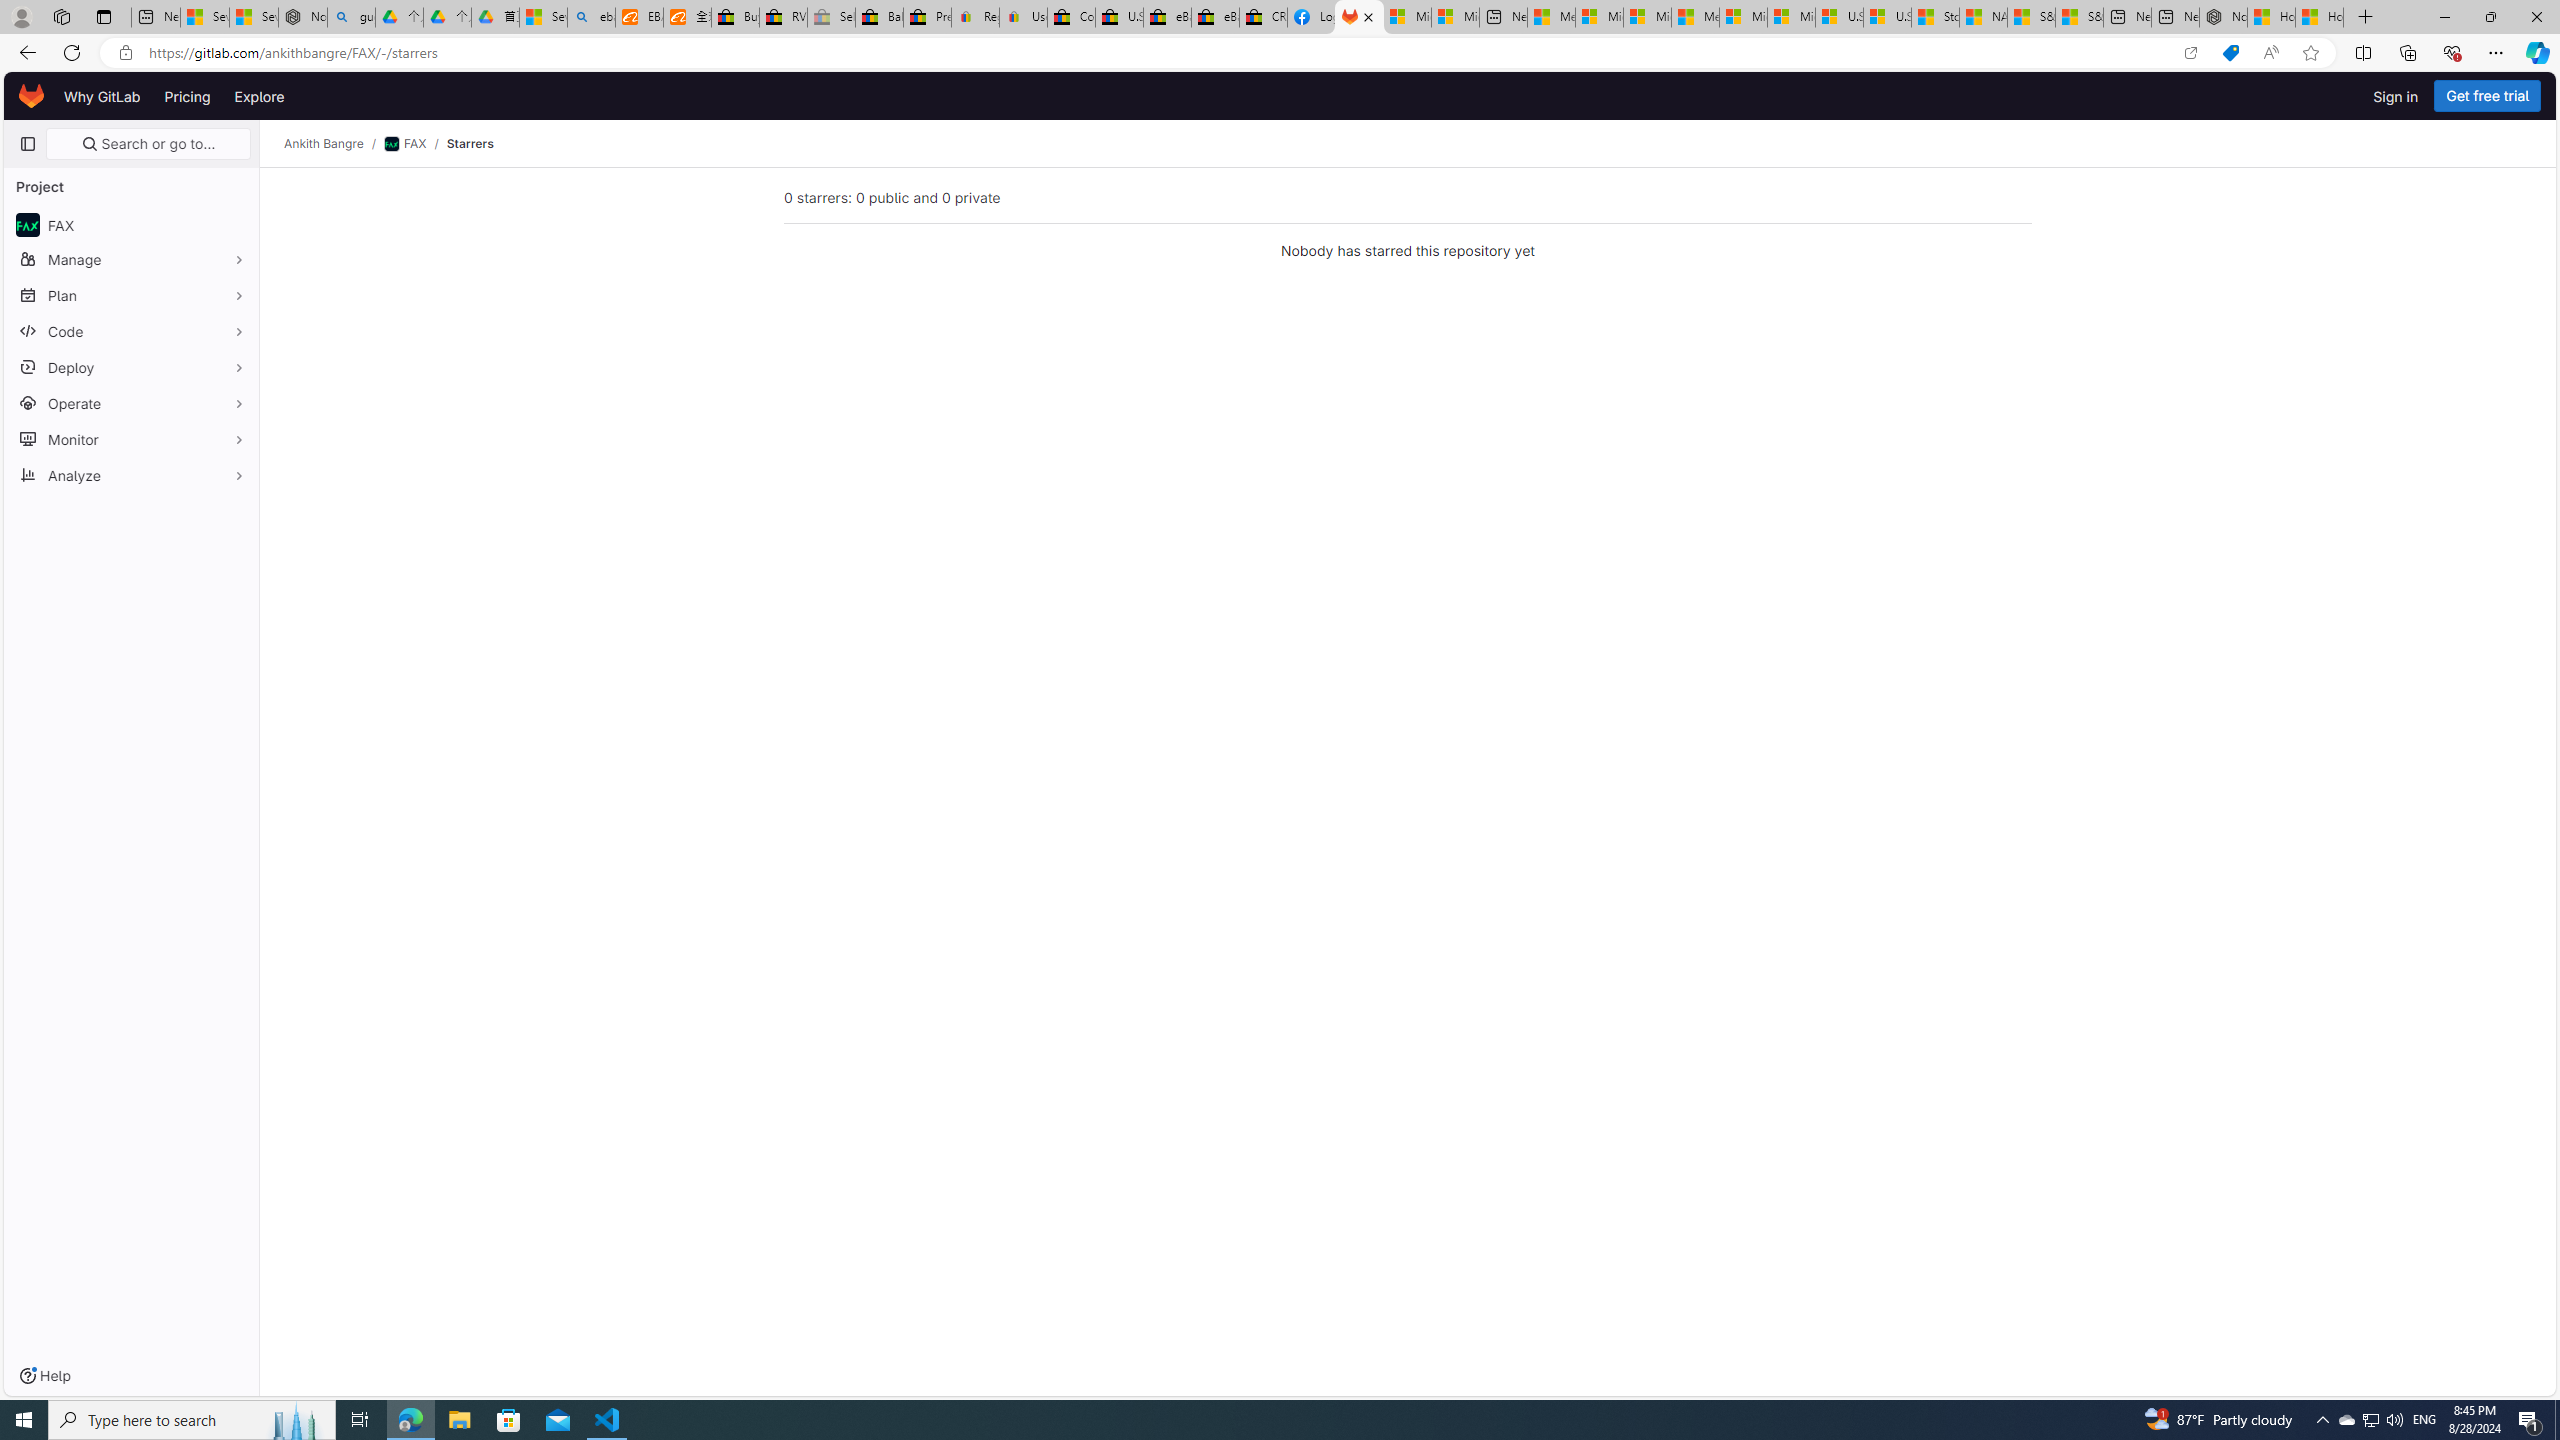  What do you see at coordinates (831, 16) in the screenshot?
I see `'Sell worldwide with eBay - Sleeping'` at bounding box center [831, 16].